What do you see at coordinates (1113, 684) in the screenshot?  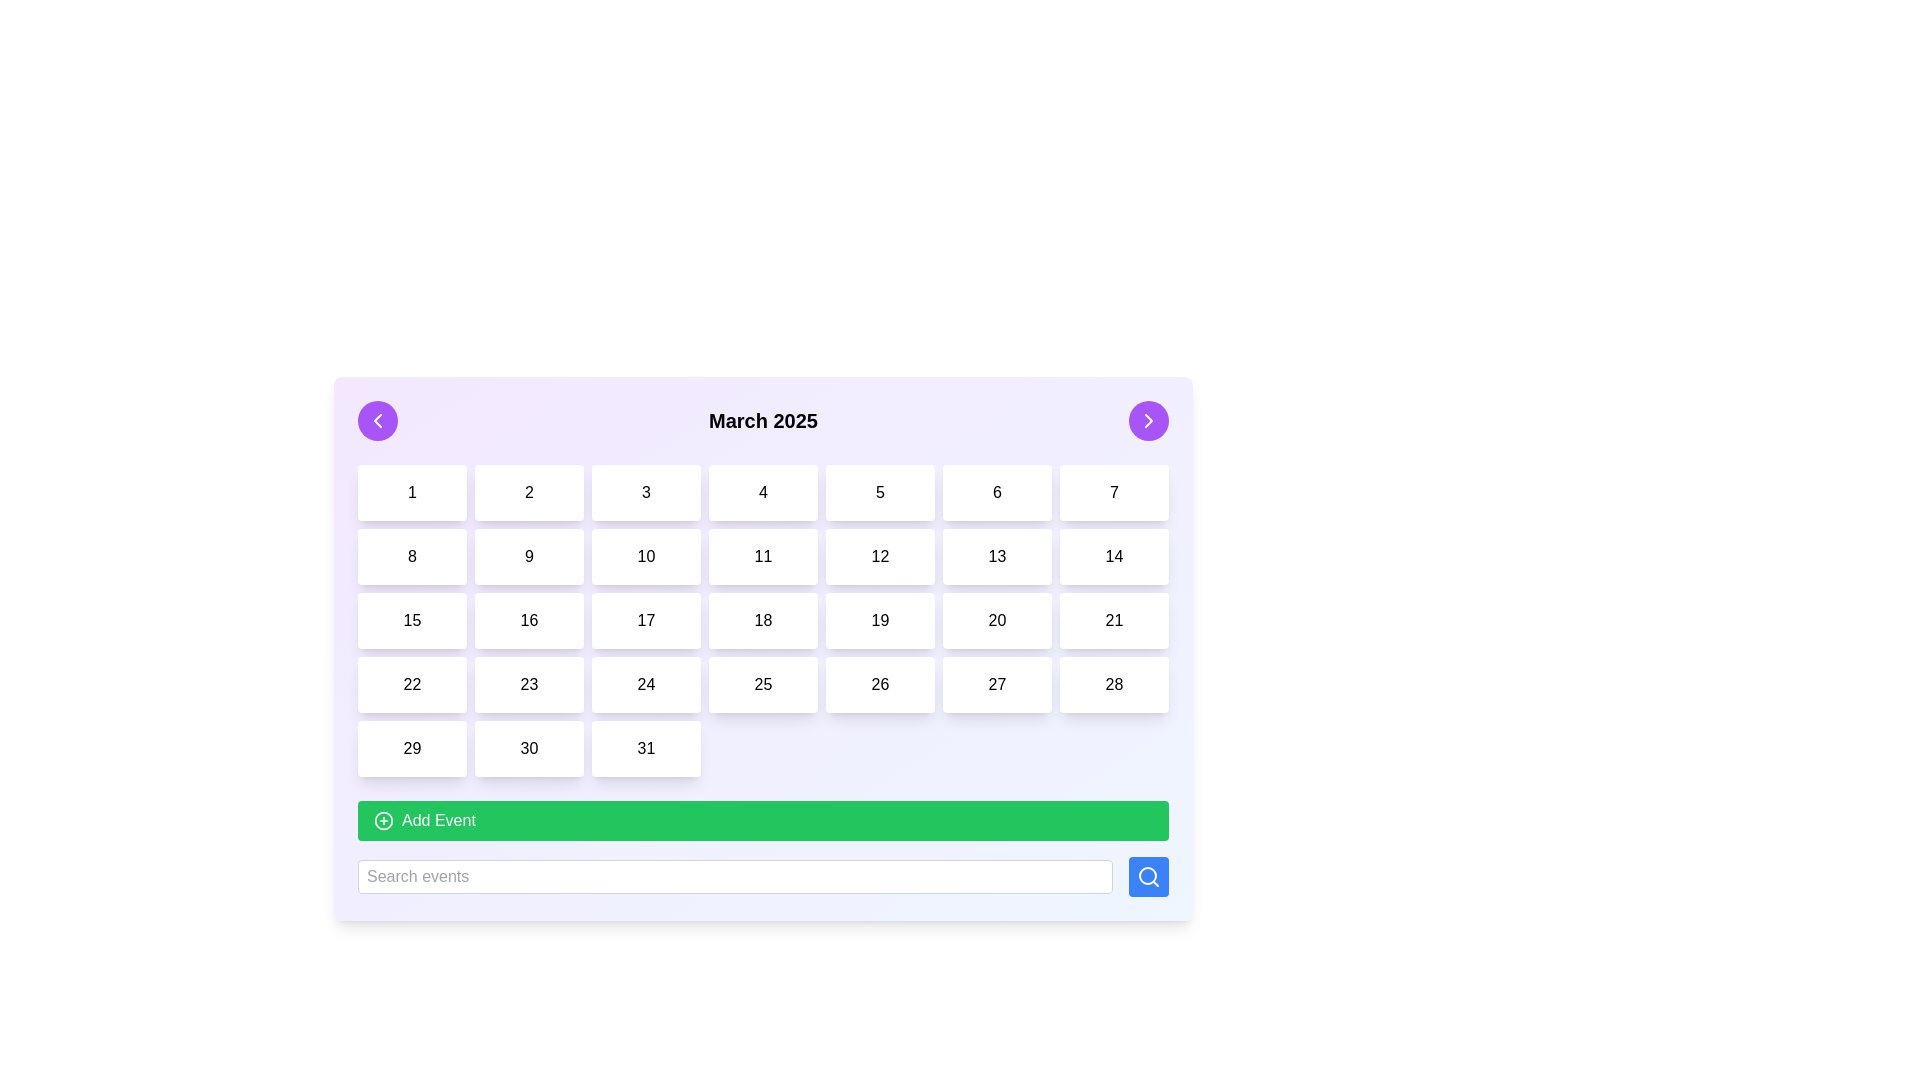 I see `from the center of the calendar day cell for March 28, 2025` at bounding box center [1113, 684].